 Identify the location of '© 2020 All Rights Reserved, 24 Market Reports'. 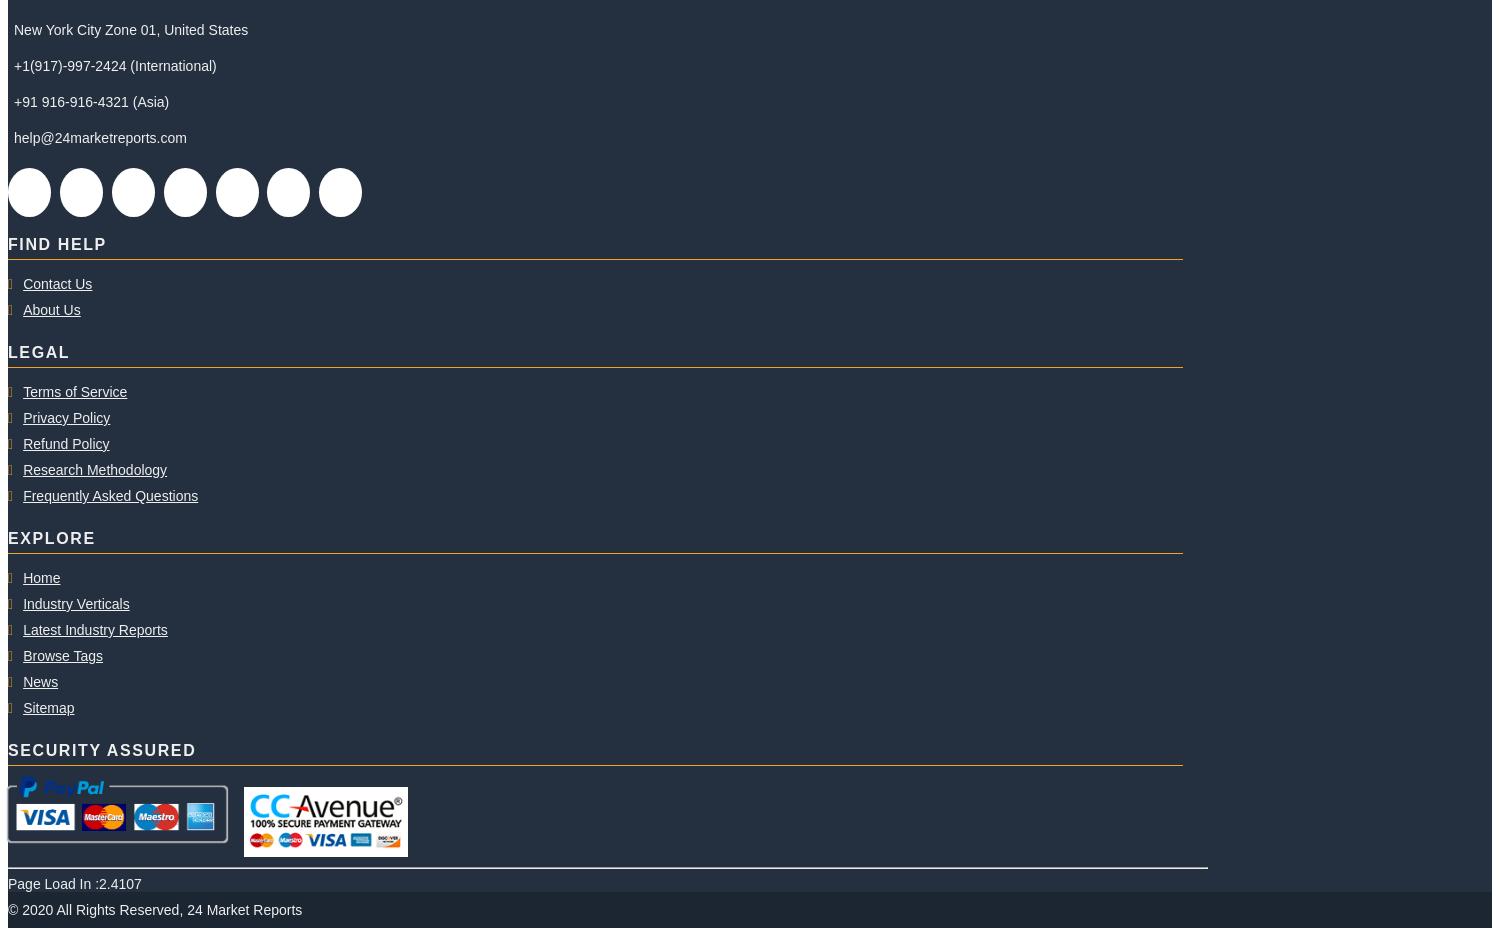
(7, 909).